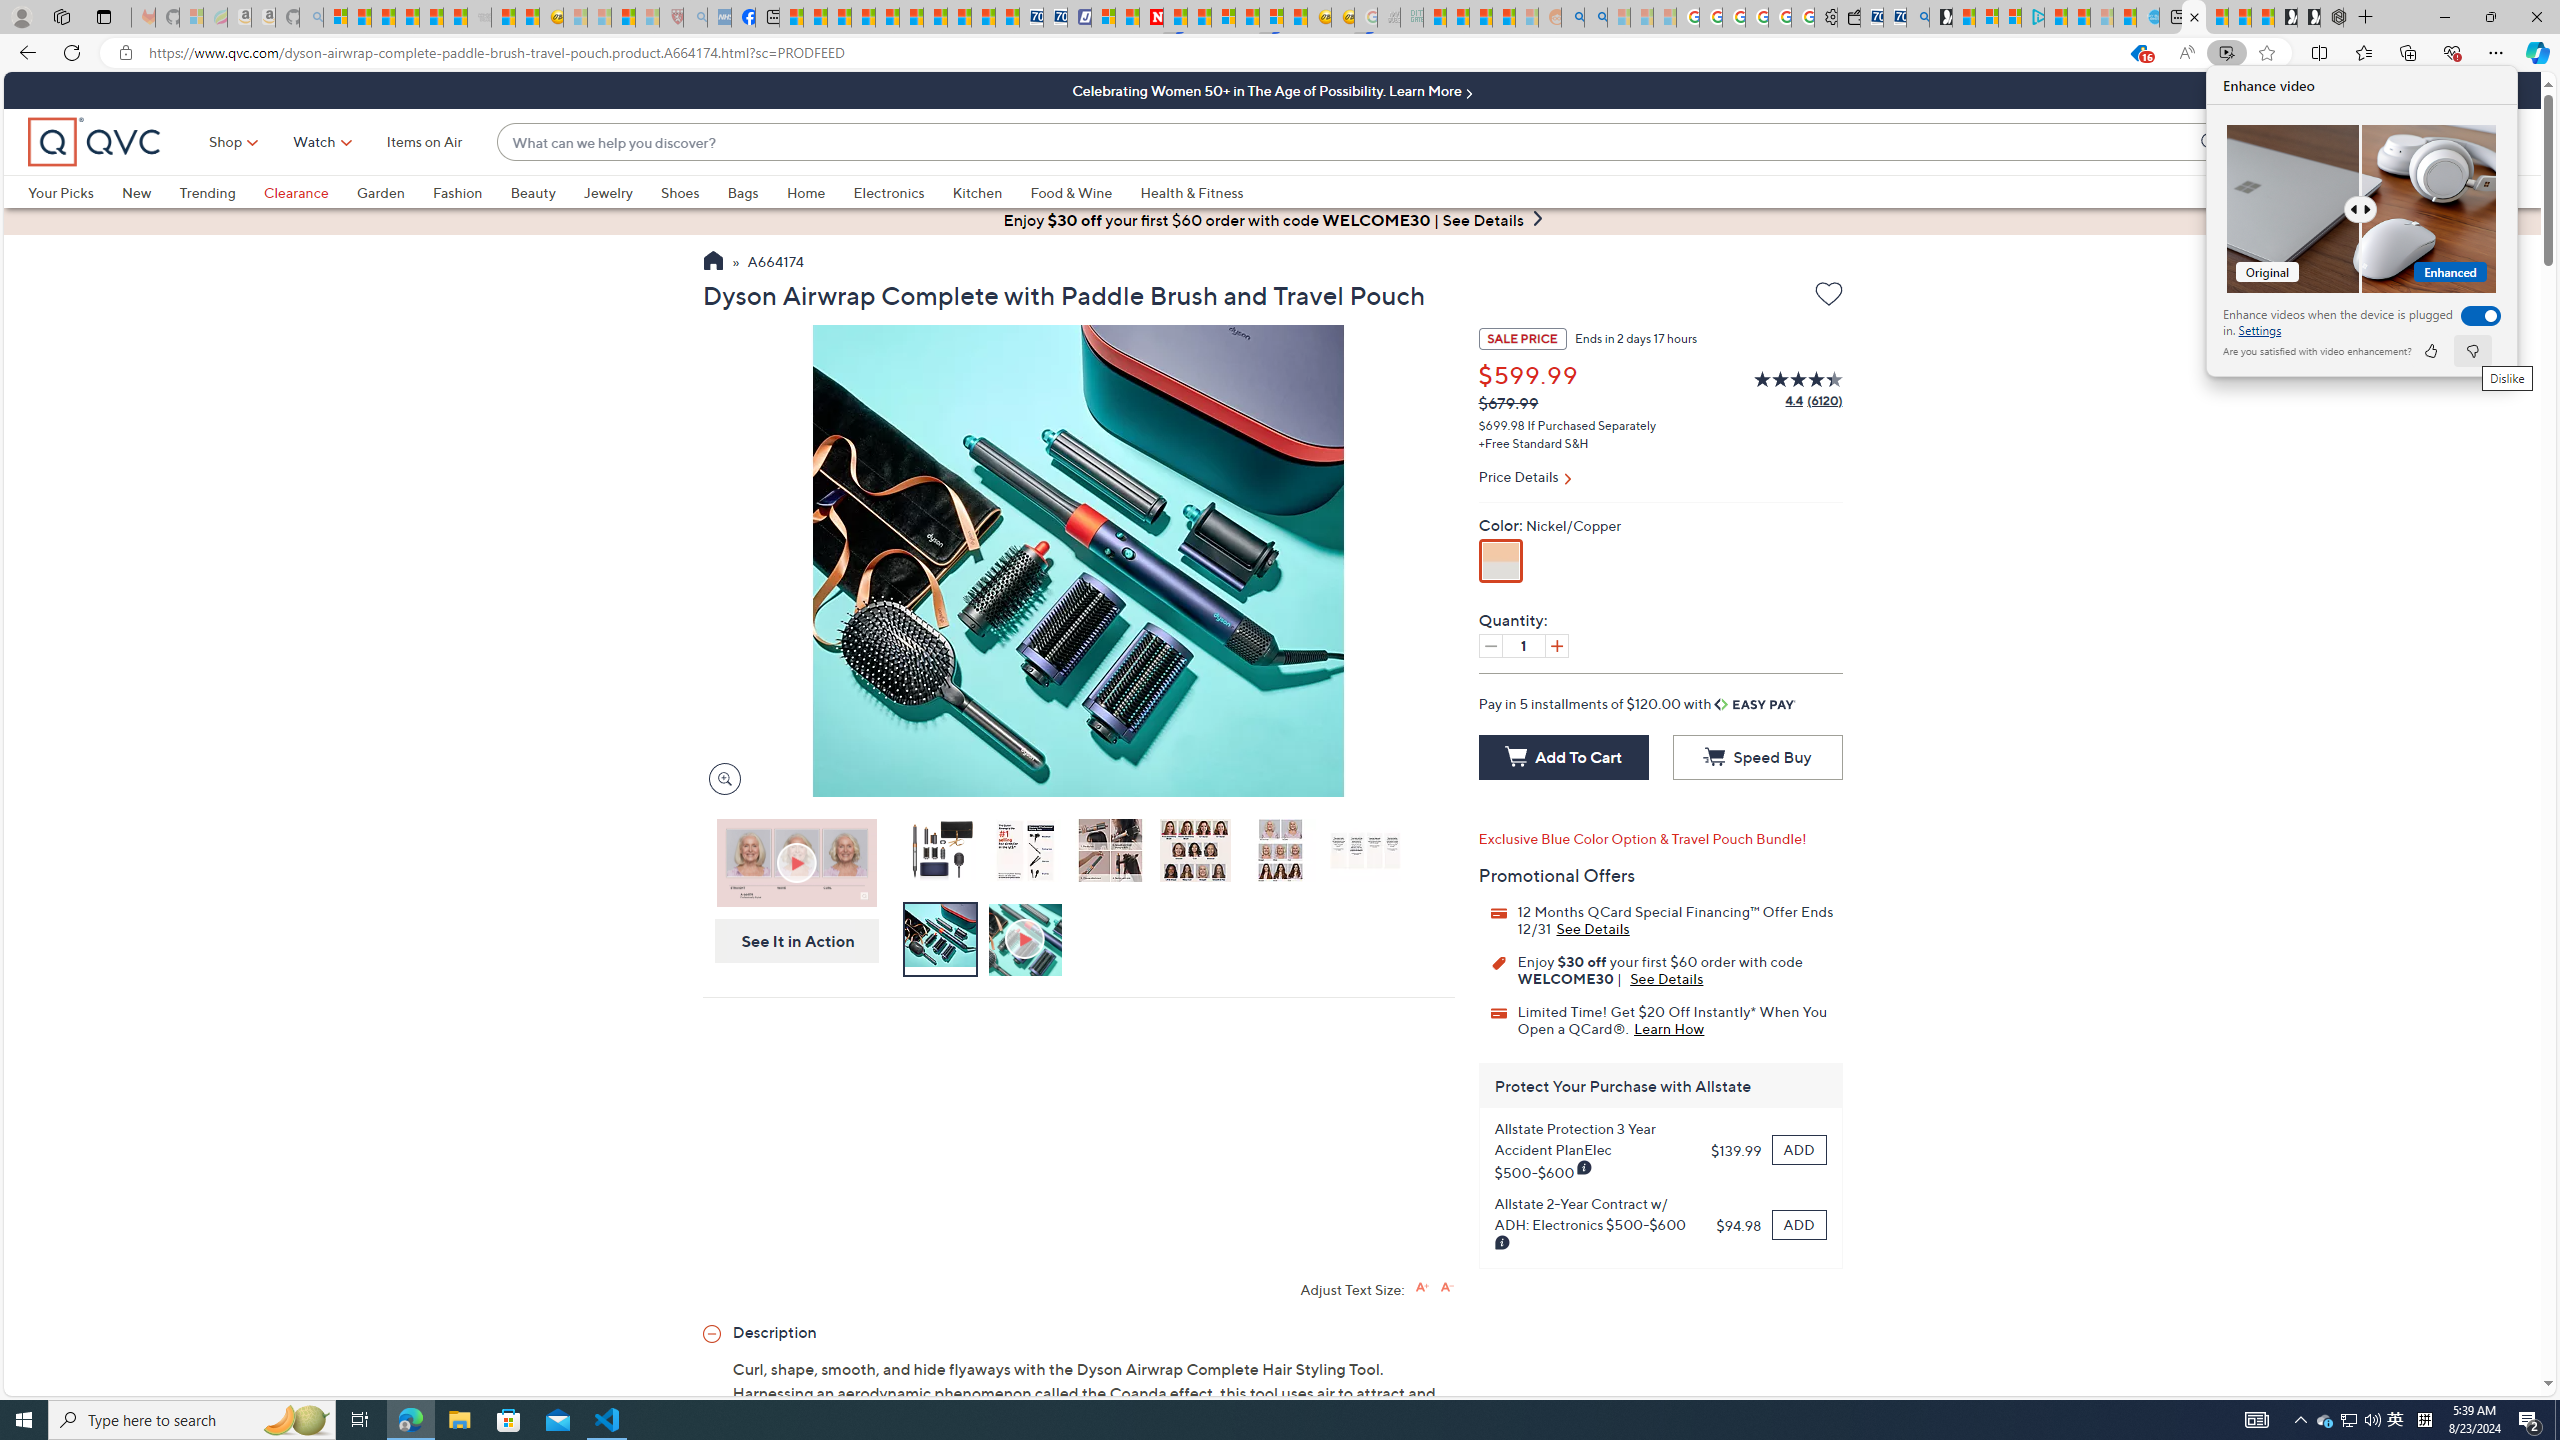  I want to click on 'A664174', so click(774, 263).